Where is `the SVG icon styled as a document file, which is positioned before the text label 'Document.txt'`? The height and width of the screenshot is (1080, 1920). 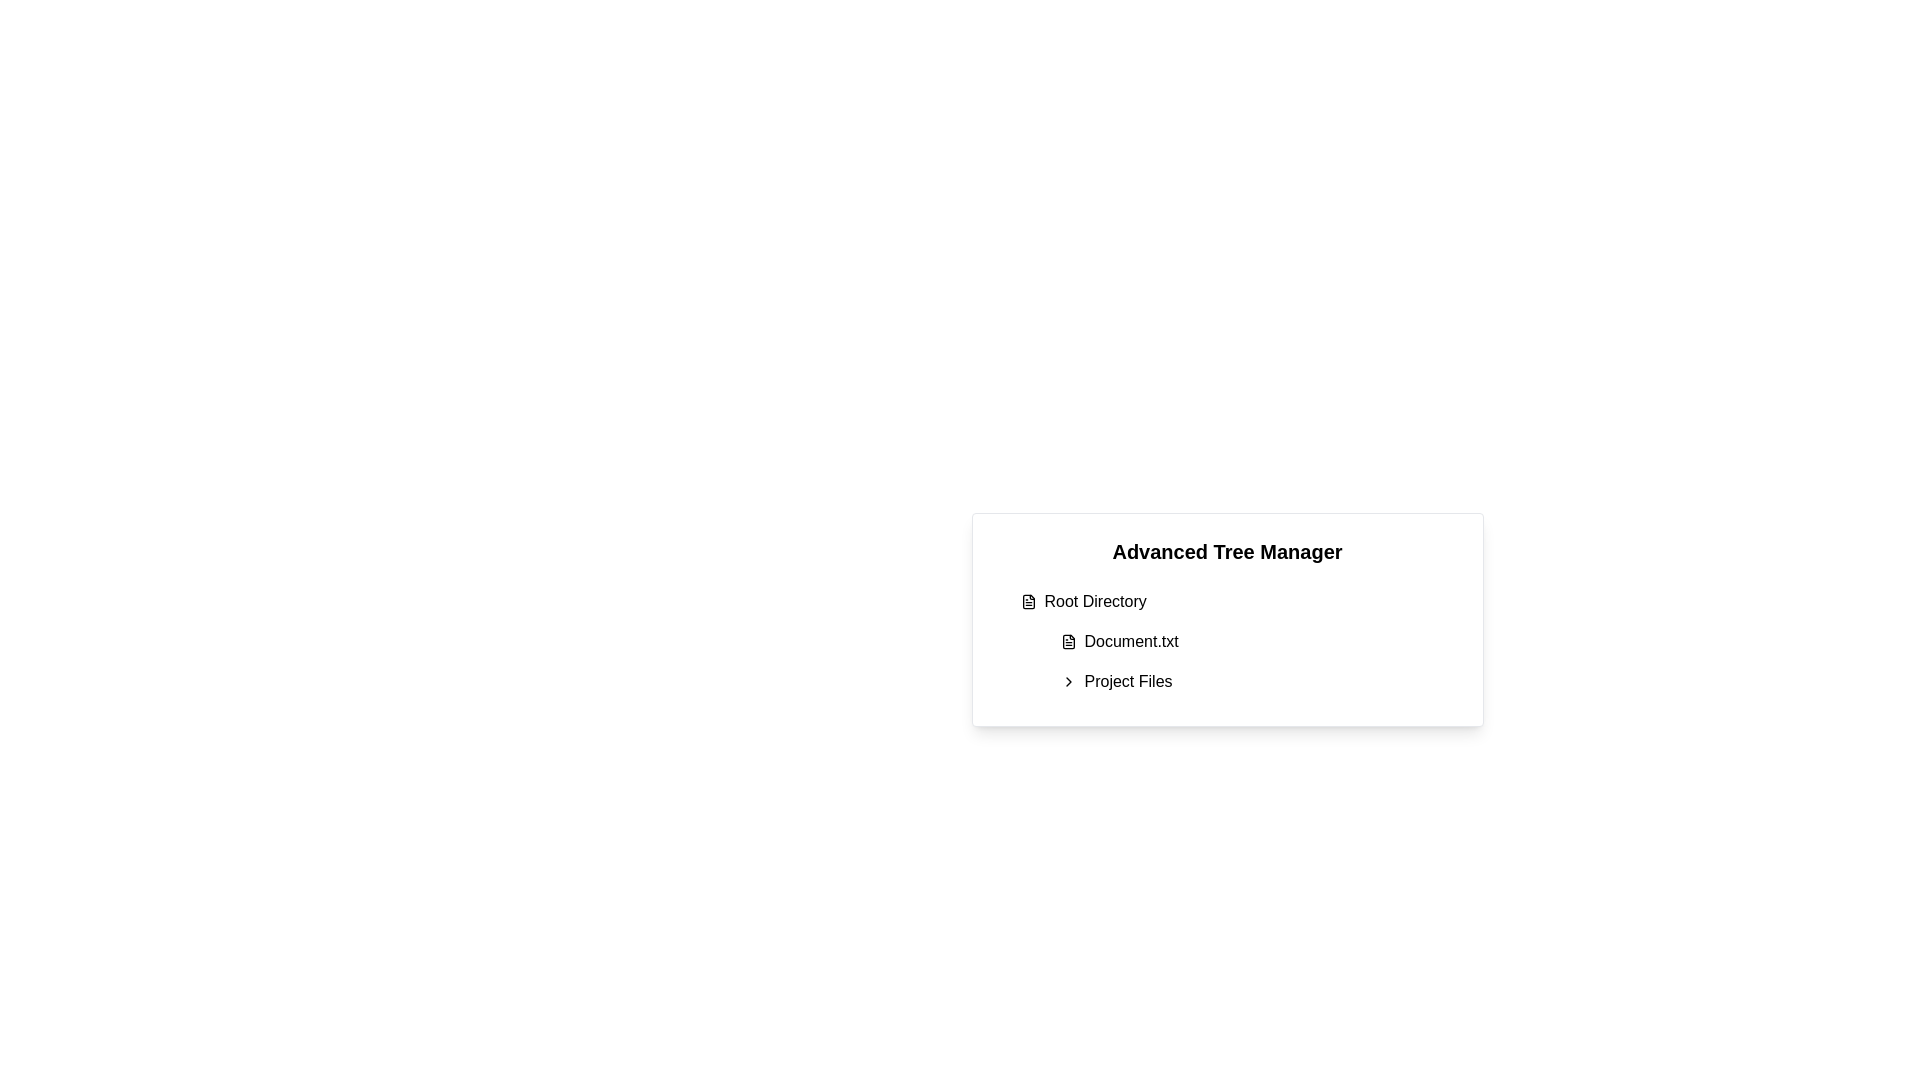 the SVG icon styled as a document file, which is positioned before the text label 'Document.txt' is located at coordinates (1067, 641).